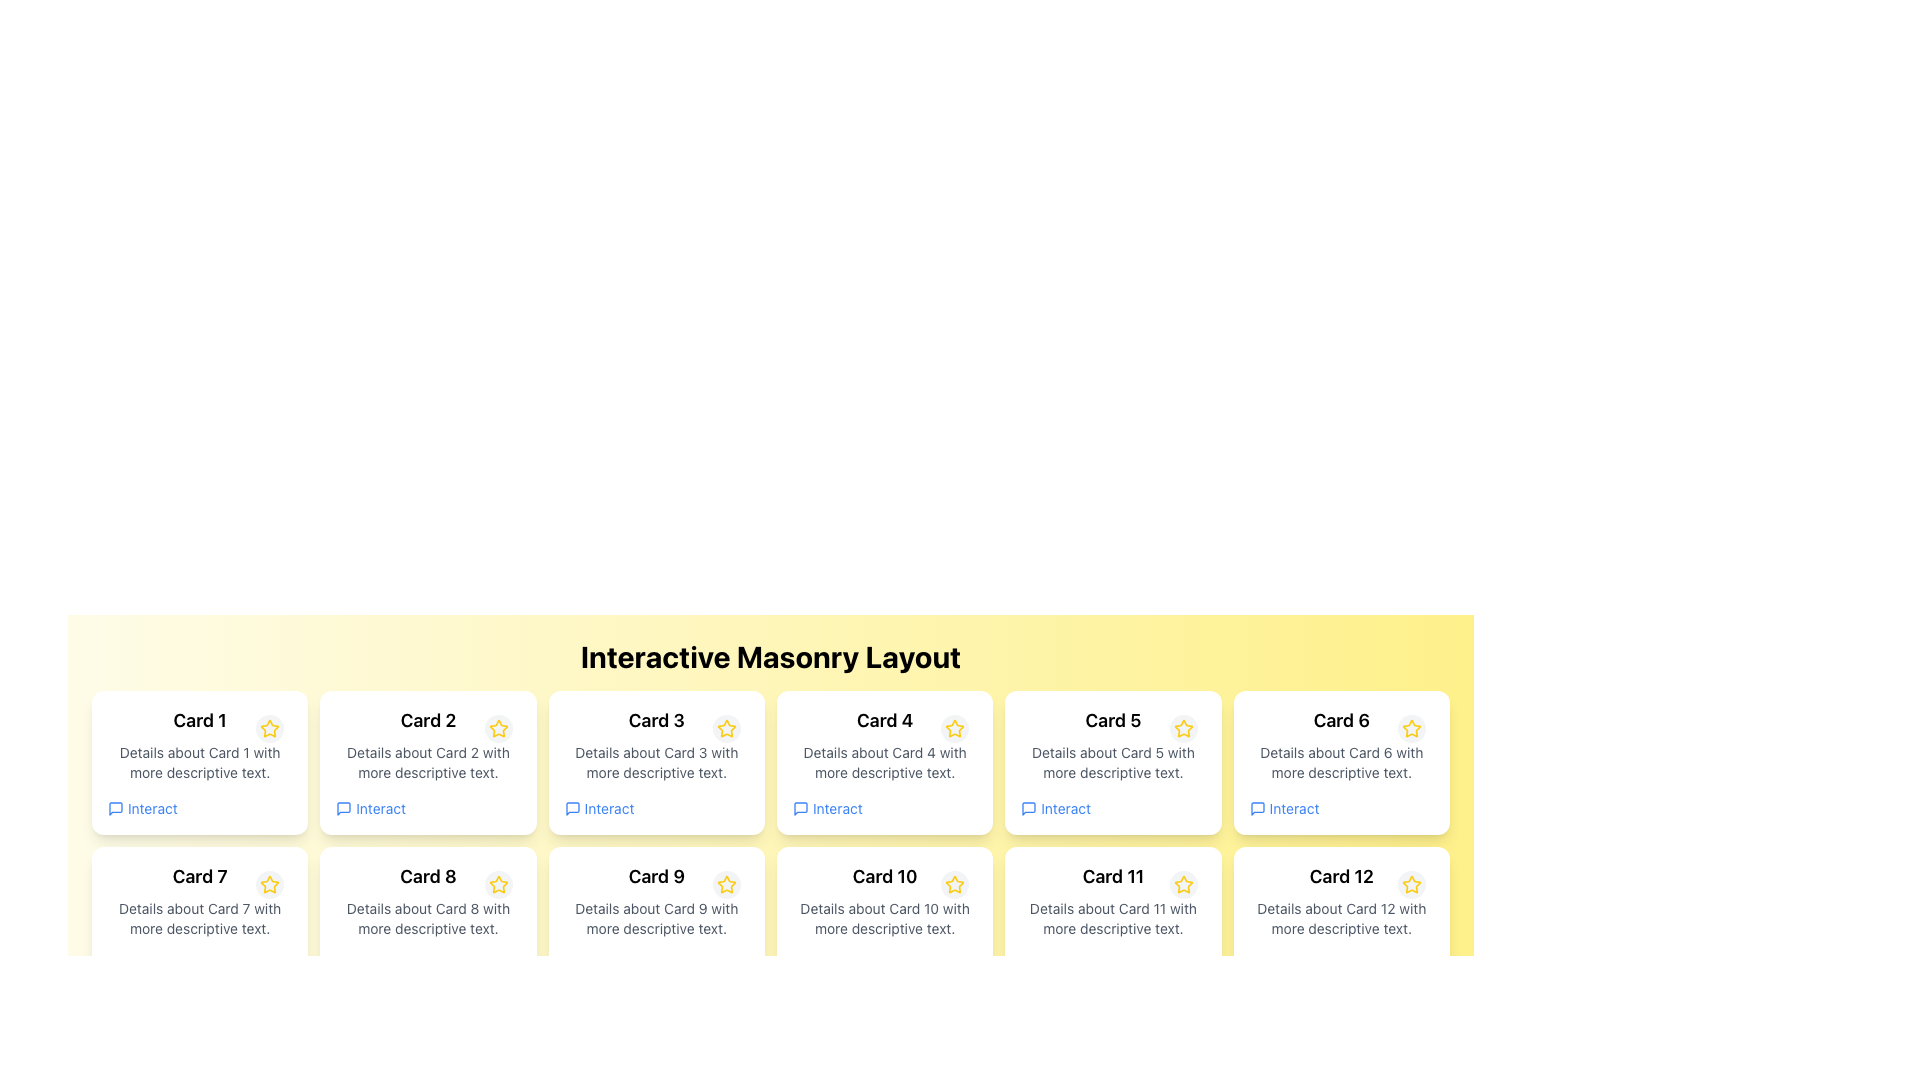 This screenshot has width=1920, height=1080. I want to click on the title text element located at the top of 'Card 10', which identifies the card's content, so click(884, 875).